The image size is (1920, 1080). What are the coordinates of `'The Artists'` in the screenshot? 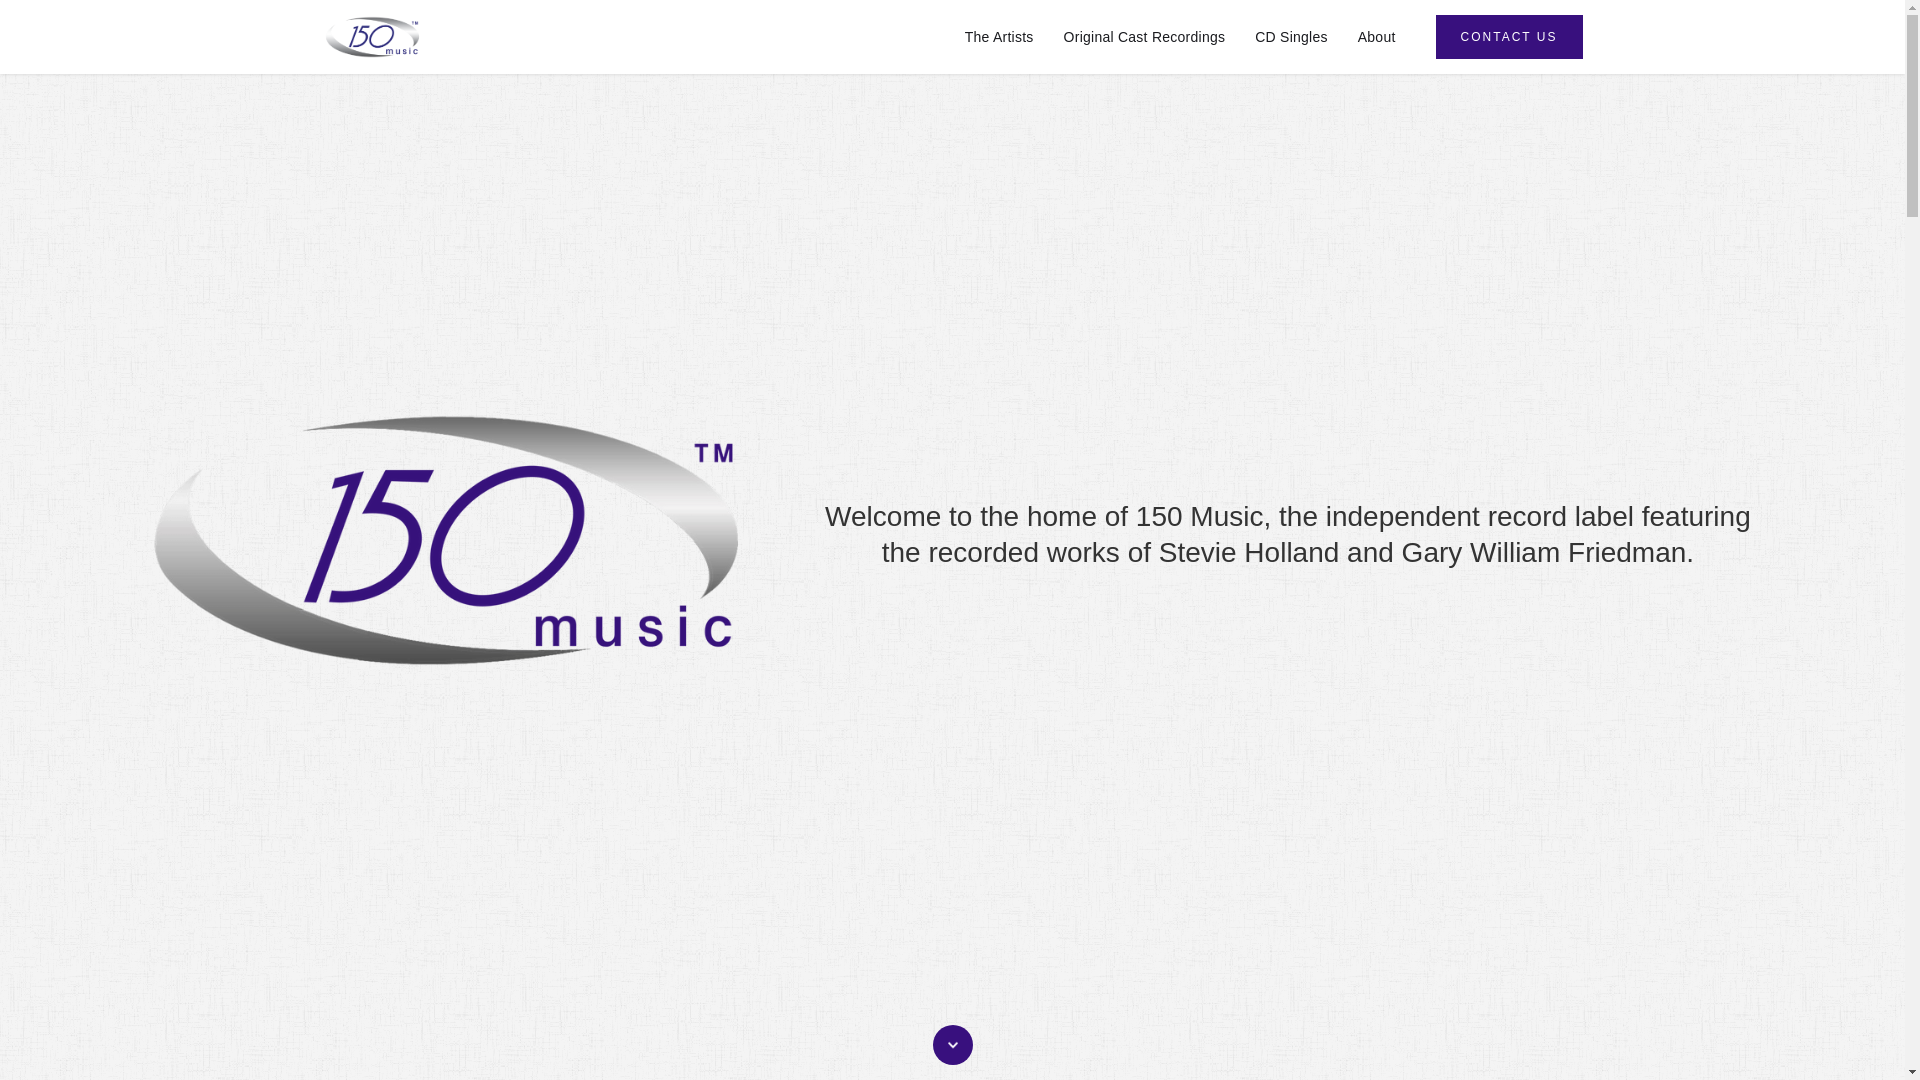 It's located at (999, 37).